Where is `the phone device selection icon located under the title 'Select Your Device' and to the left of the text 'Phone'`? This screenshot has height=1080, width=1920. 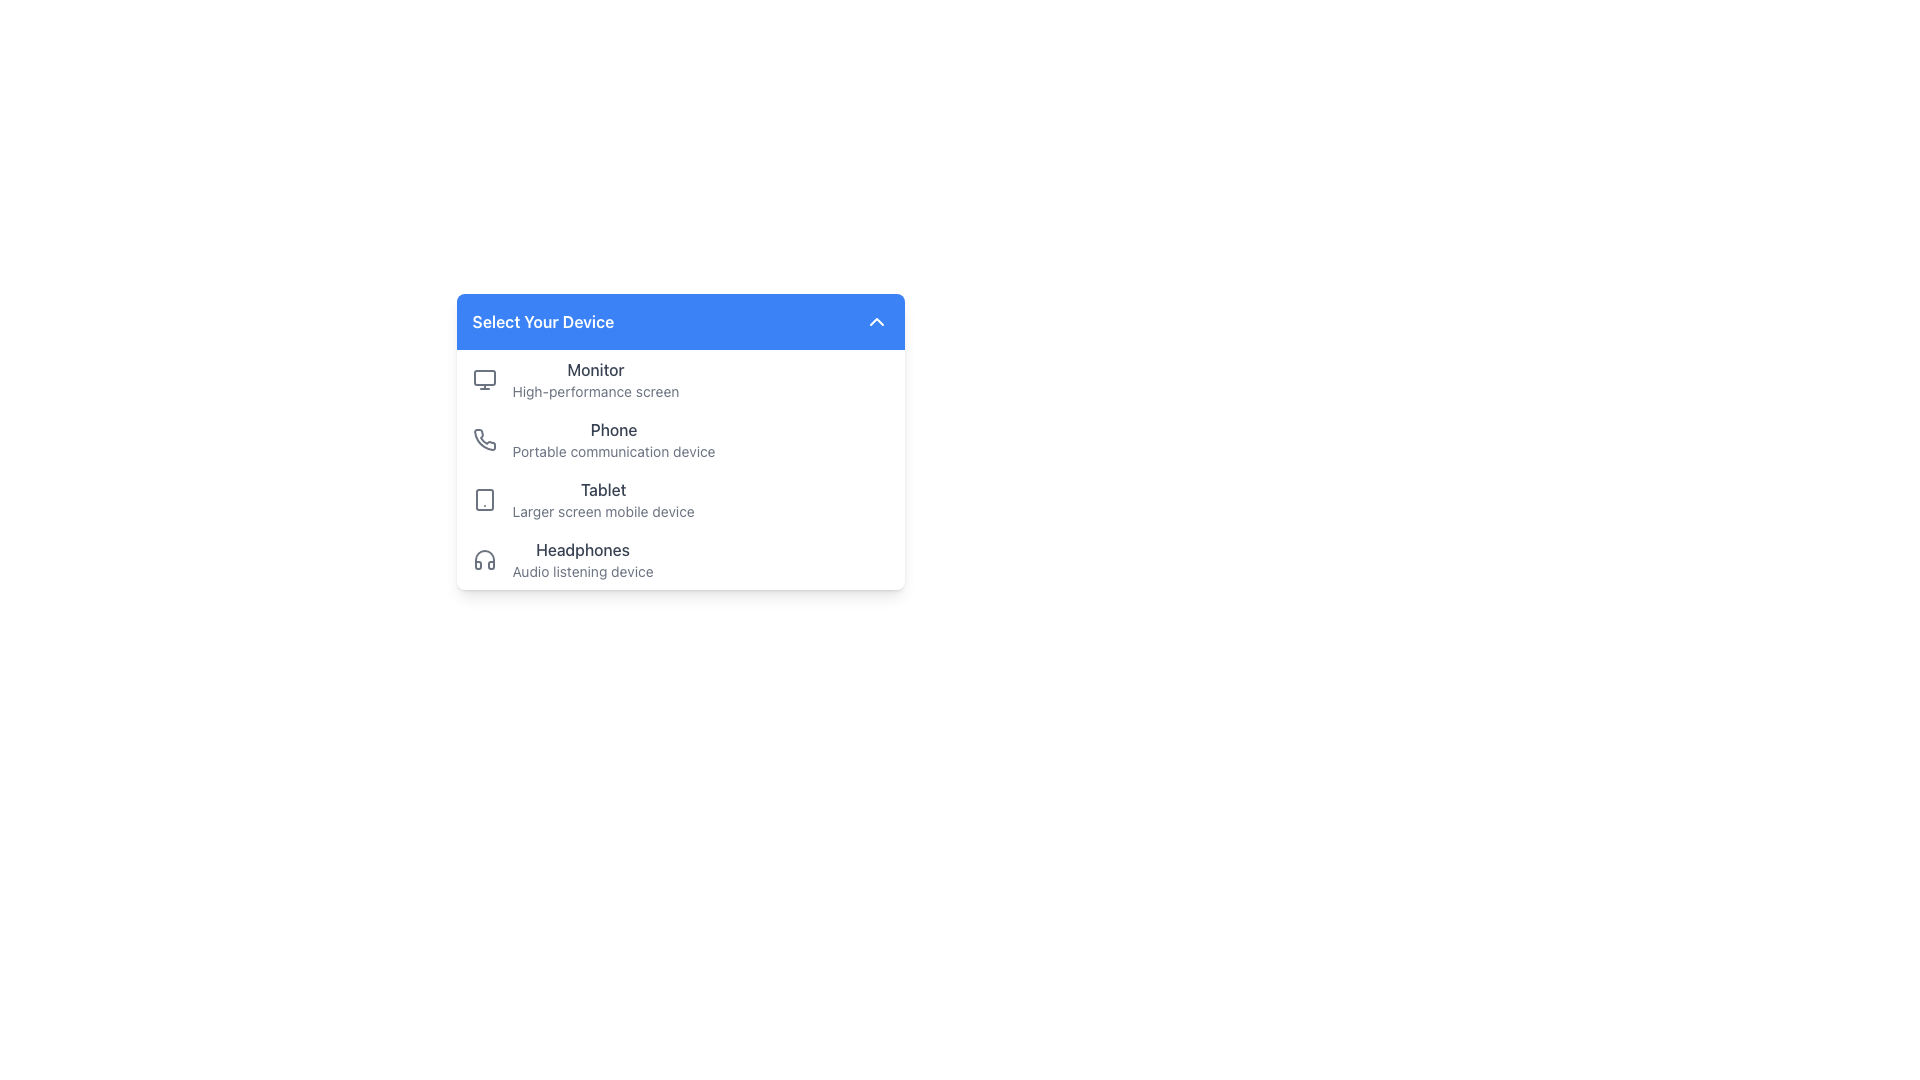 the phone device selection icon located under the title 'Select Your Device' and to the left of the text 'Phone' is located at coordinates (484, 438).